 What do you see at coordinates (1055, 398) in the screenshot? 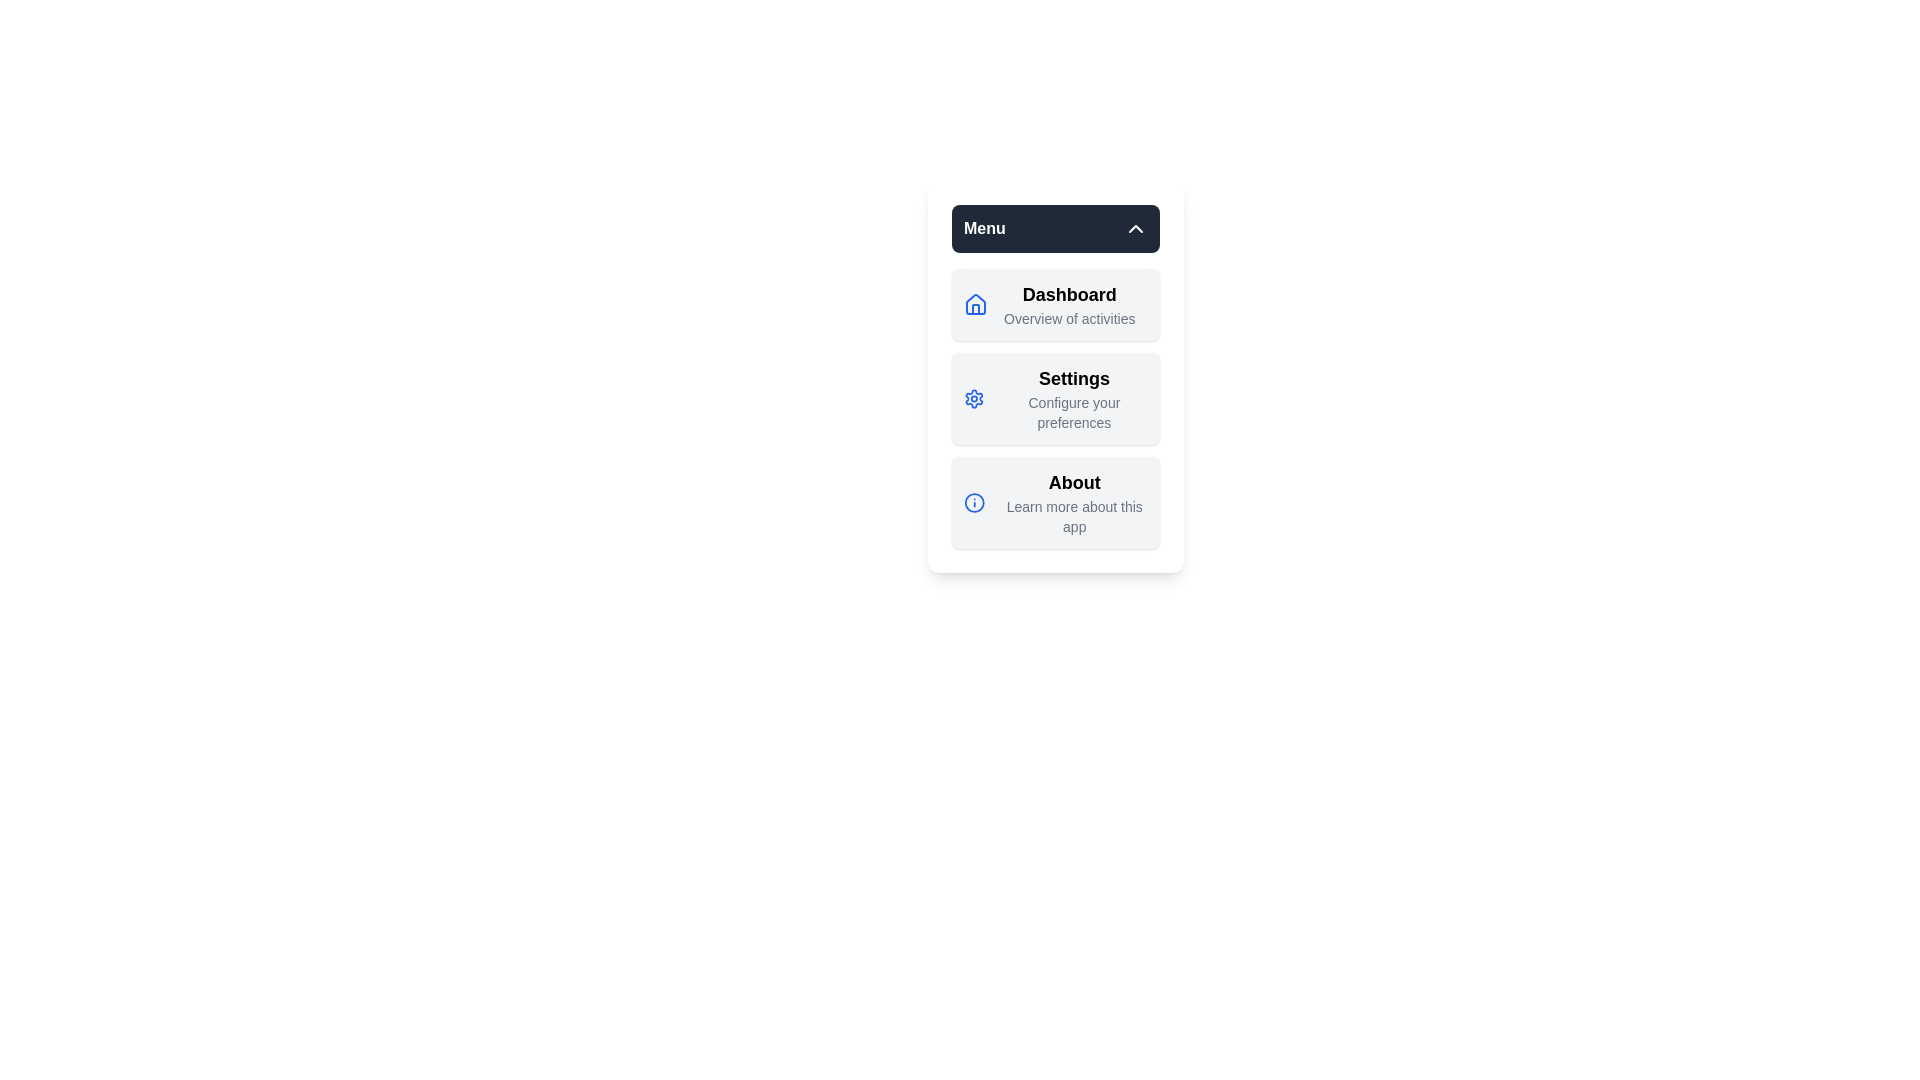
I see `the menu item Settings to observe its hover effect` at bounding box center [1055, 398].